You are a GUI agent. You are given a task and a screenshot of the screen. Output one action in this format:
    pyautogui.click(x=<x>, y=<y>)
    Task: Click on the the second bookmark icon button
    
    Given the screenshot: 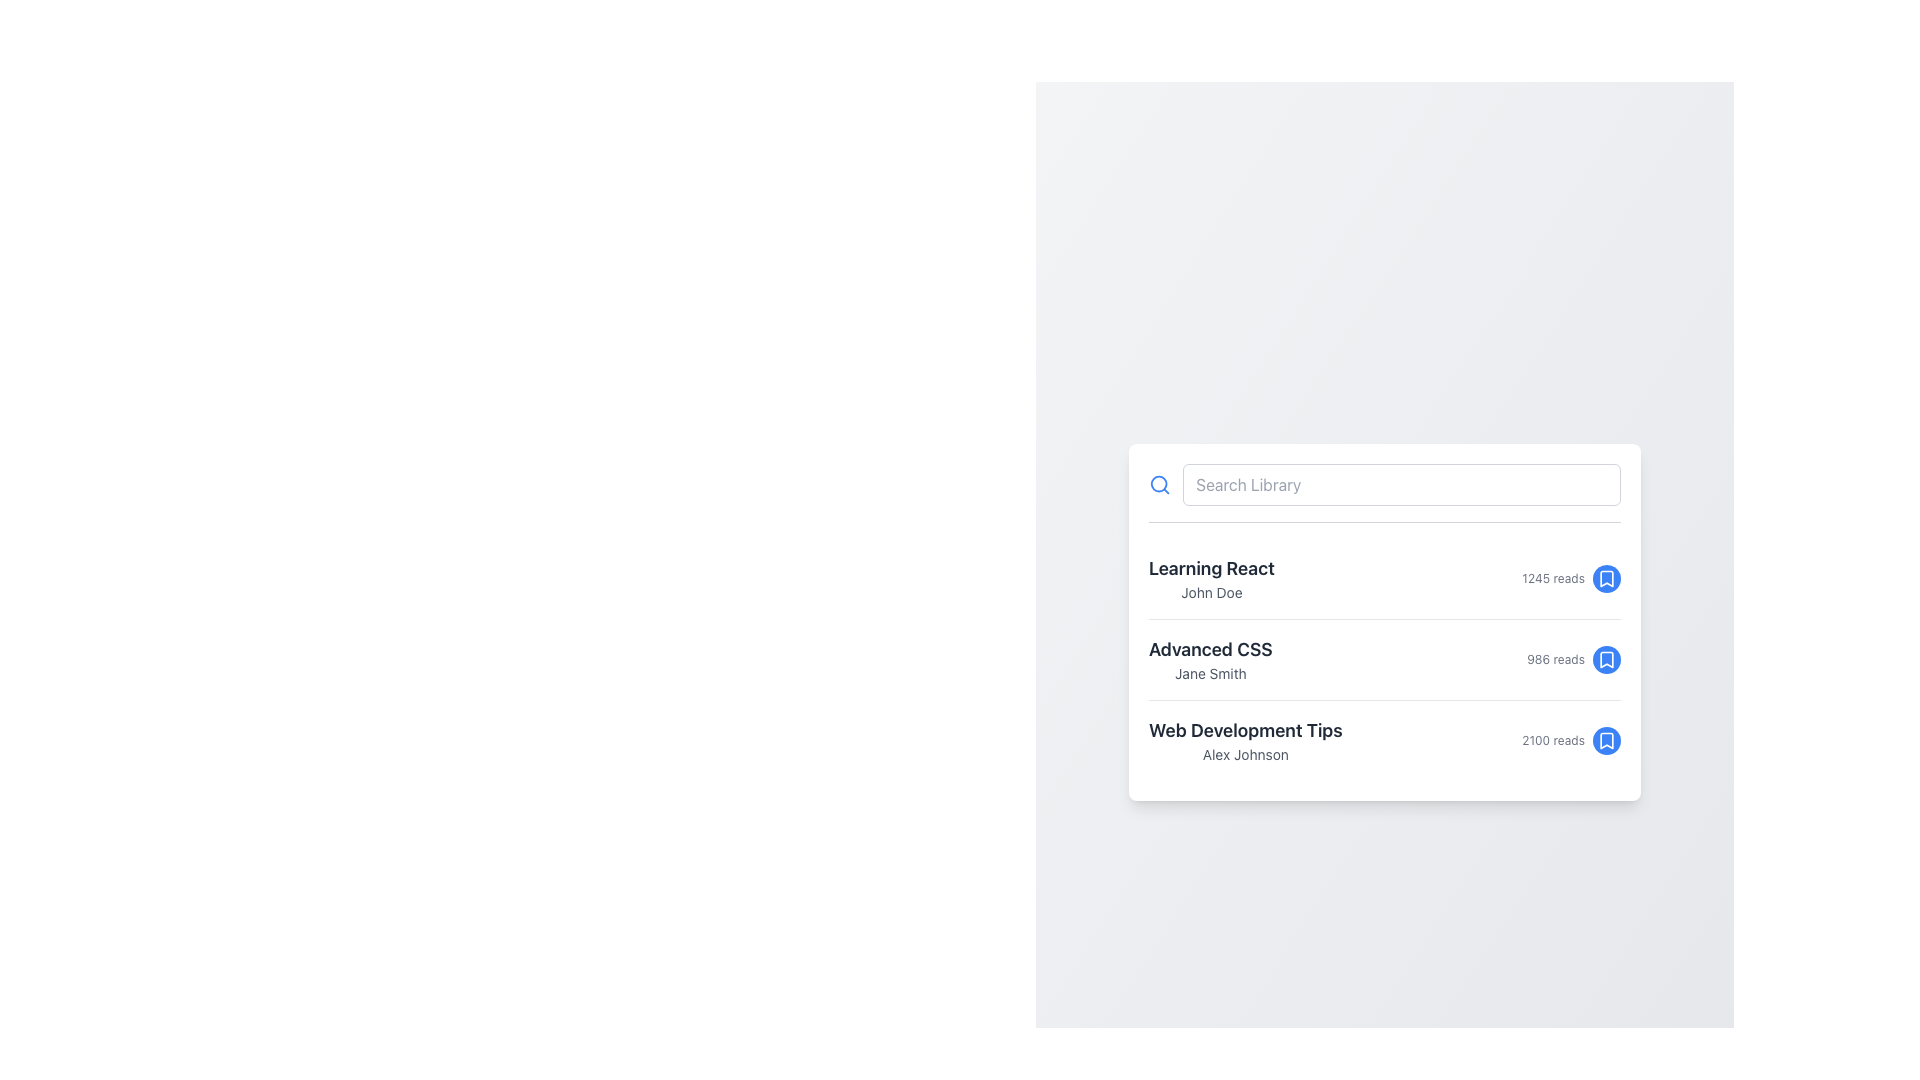 What is the action you would take?
    pyautogui.click(x=1607, y=659)
    